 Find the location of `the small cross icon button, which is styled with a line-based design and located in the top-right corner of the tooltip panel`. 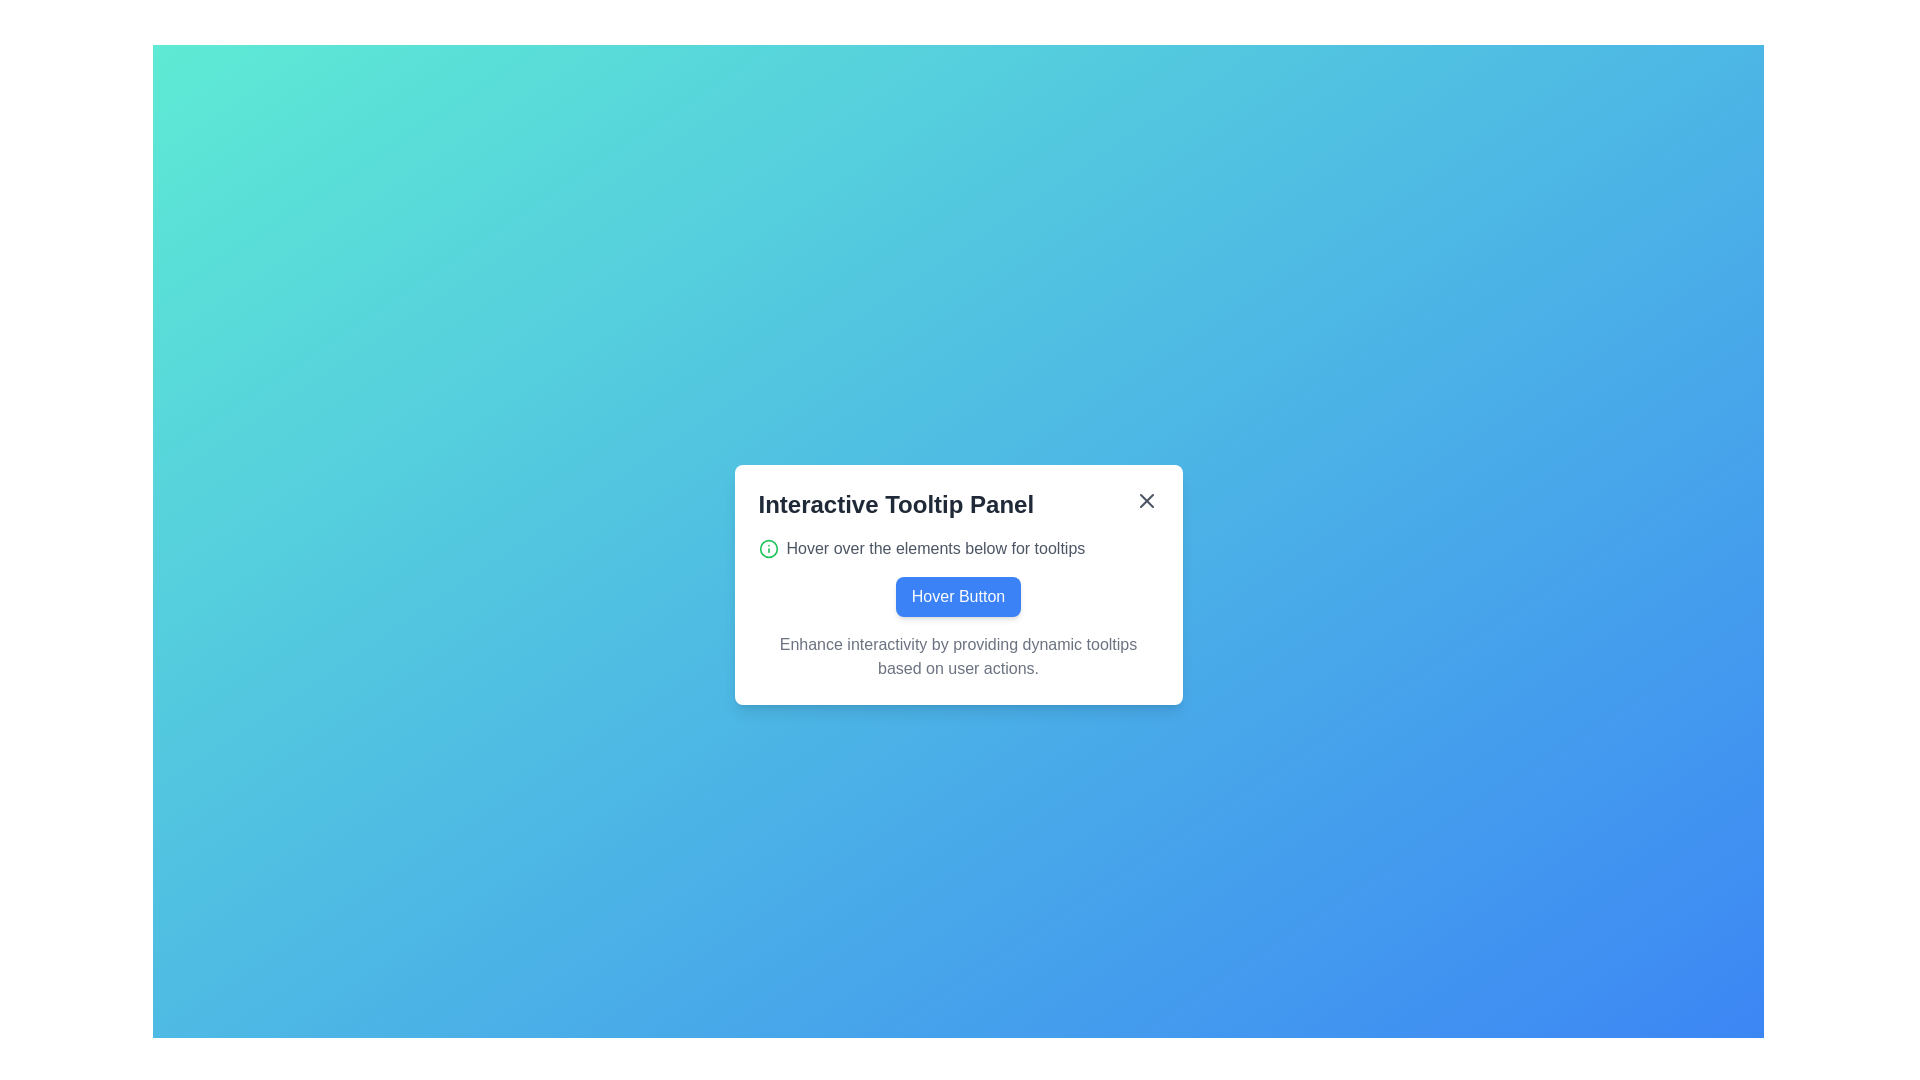

the small cross icon button, which is styled with a line-based design and located in the top-right corner of the tooltip panel is located at coordinates (1146, 500).